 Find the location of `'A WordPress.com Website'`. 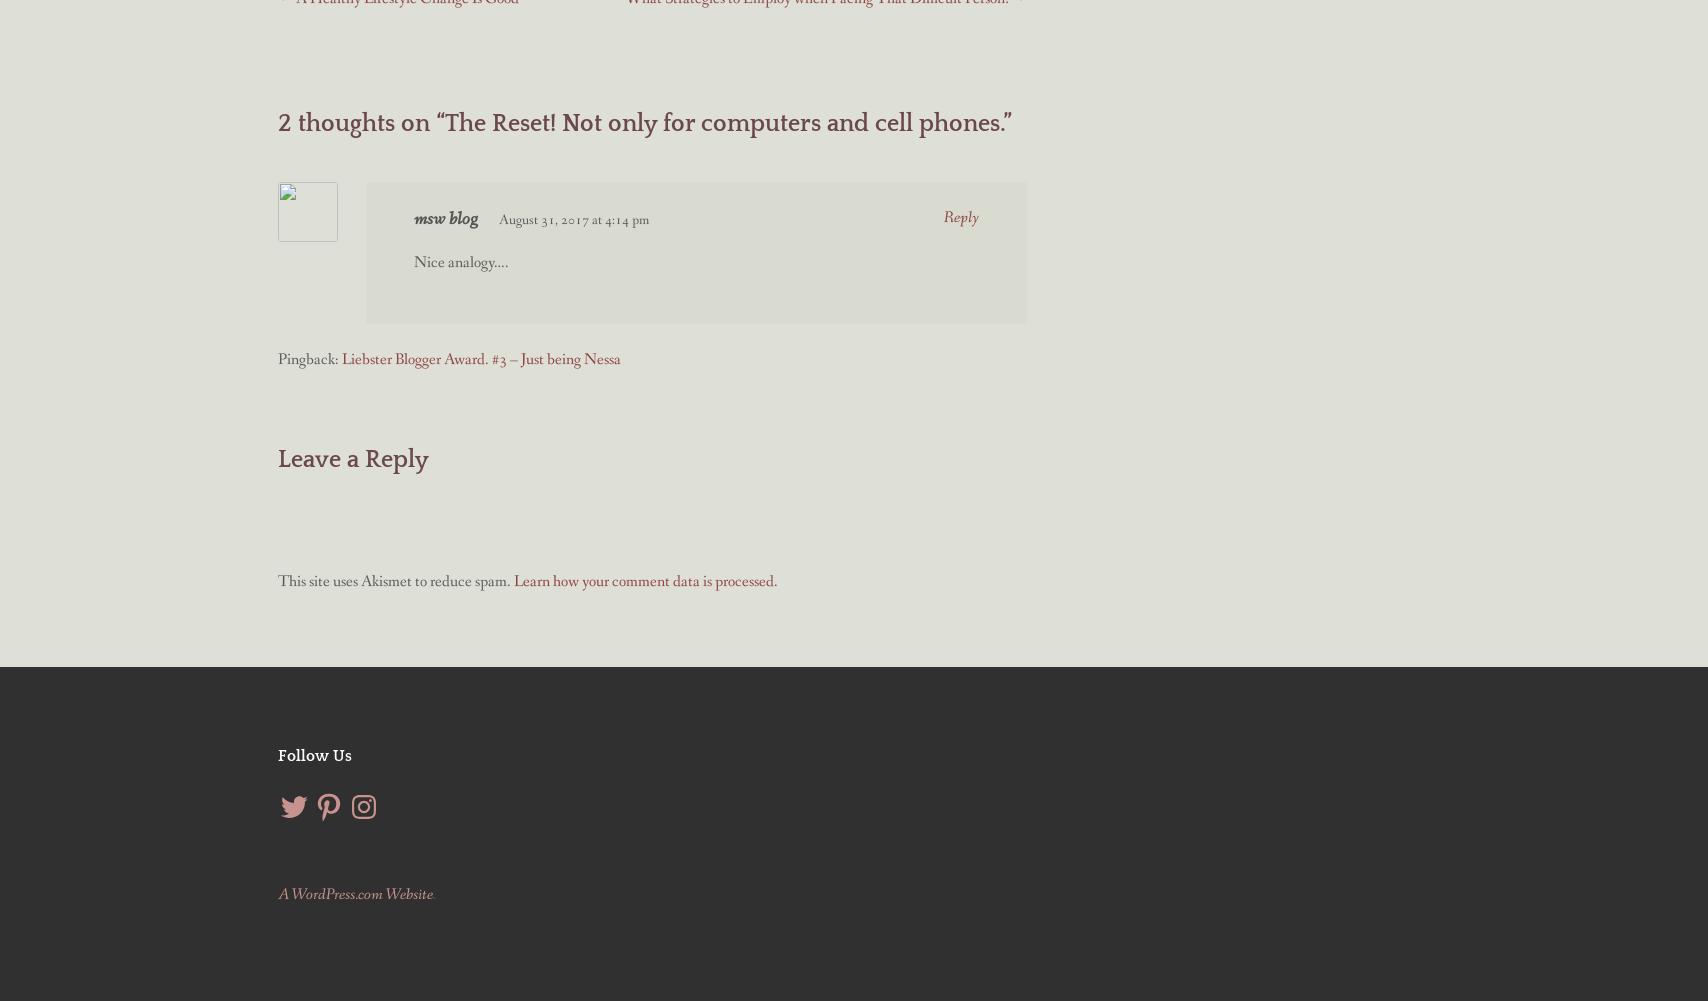

'A WordPress.com Website' is located at coordinates (278, 894).